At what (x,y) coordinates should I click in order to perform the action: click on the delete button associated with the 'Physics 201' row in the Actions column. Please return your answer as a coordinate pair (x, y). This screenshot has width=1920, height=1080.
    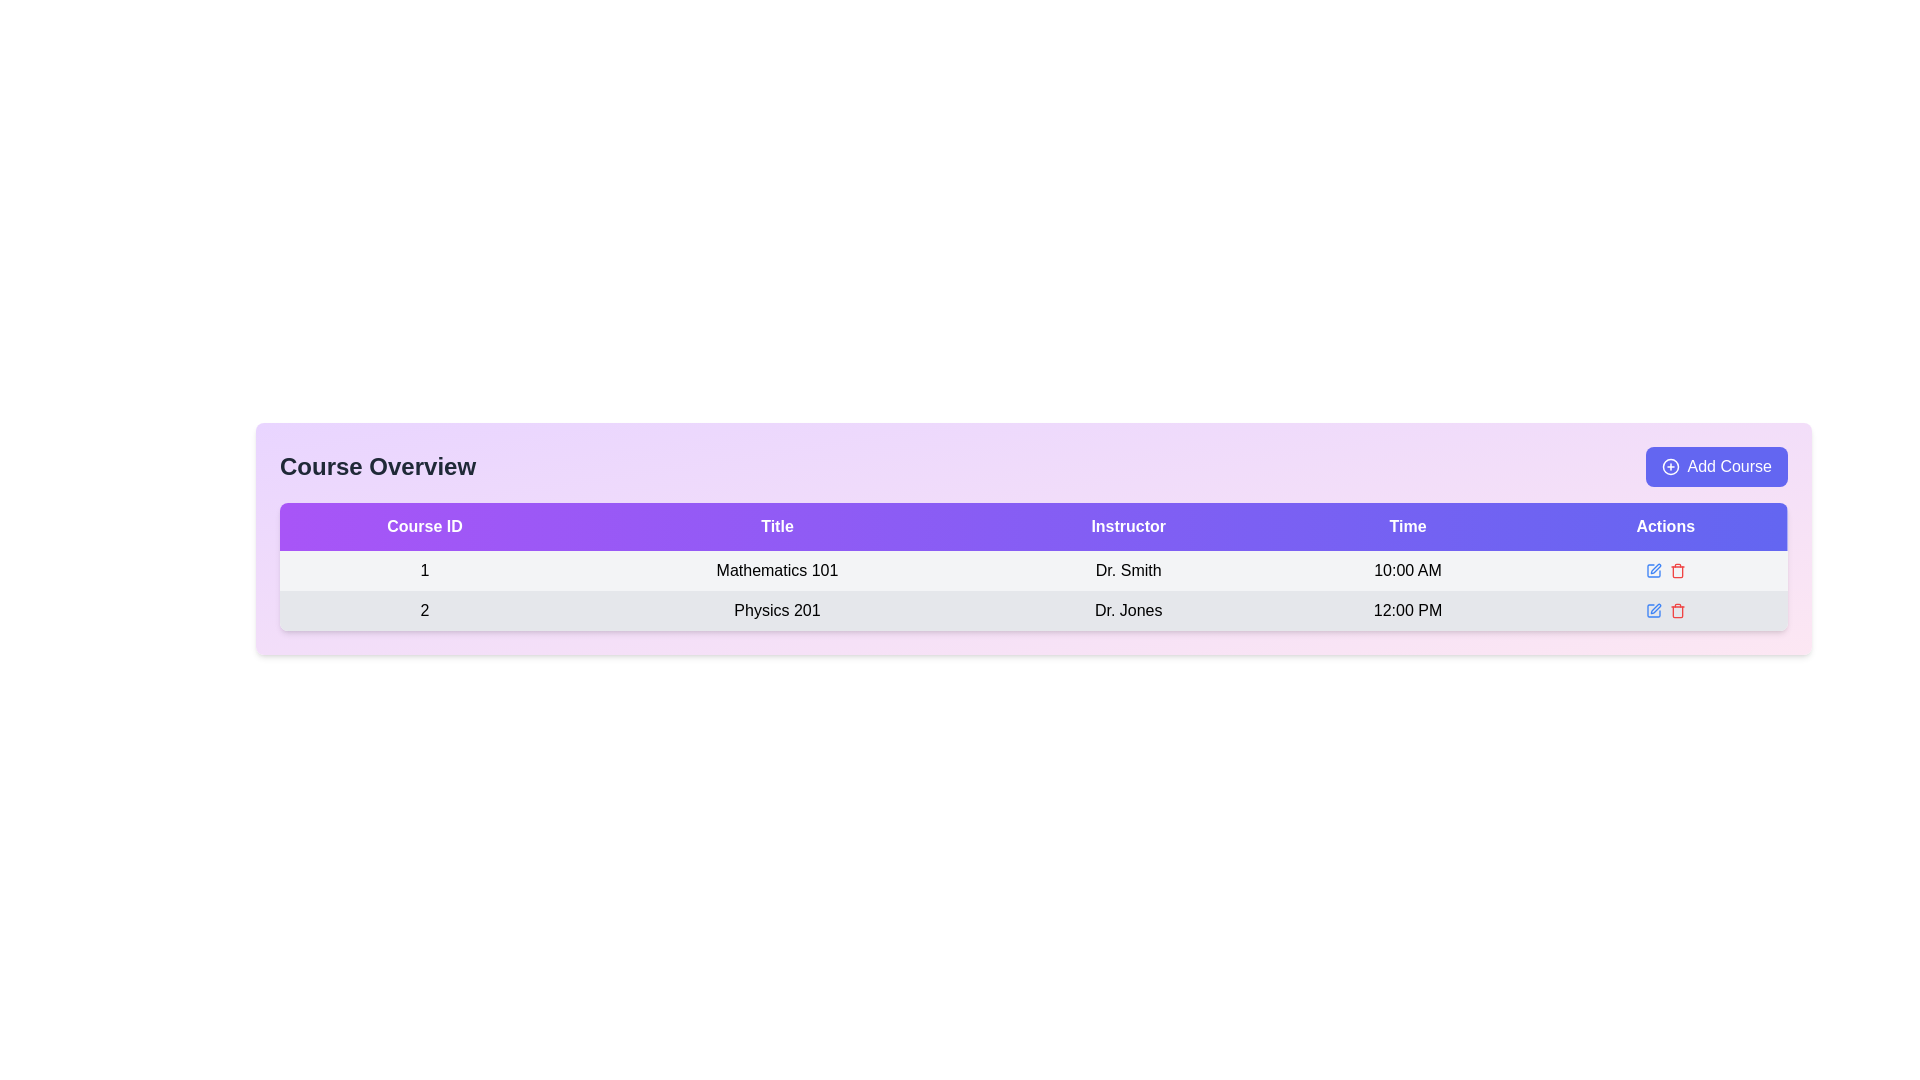
    Looking at the image, I should click on (1677, 570).